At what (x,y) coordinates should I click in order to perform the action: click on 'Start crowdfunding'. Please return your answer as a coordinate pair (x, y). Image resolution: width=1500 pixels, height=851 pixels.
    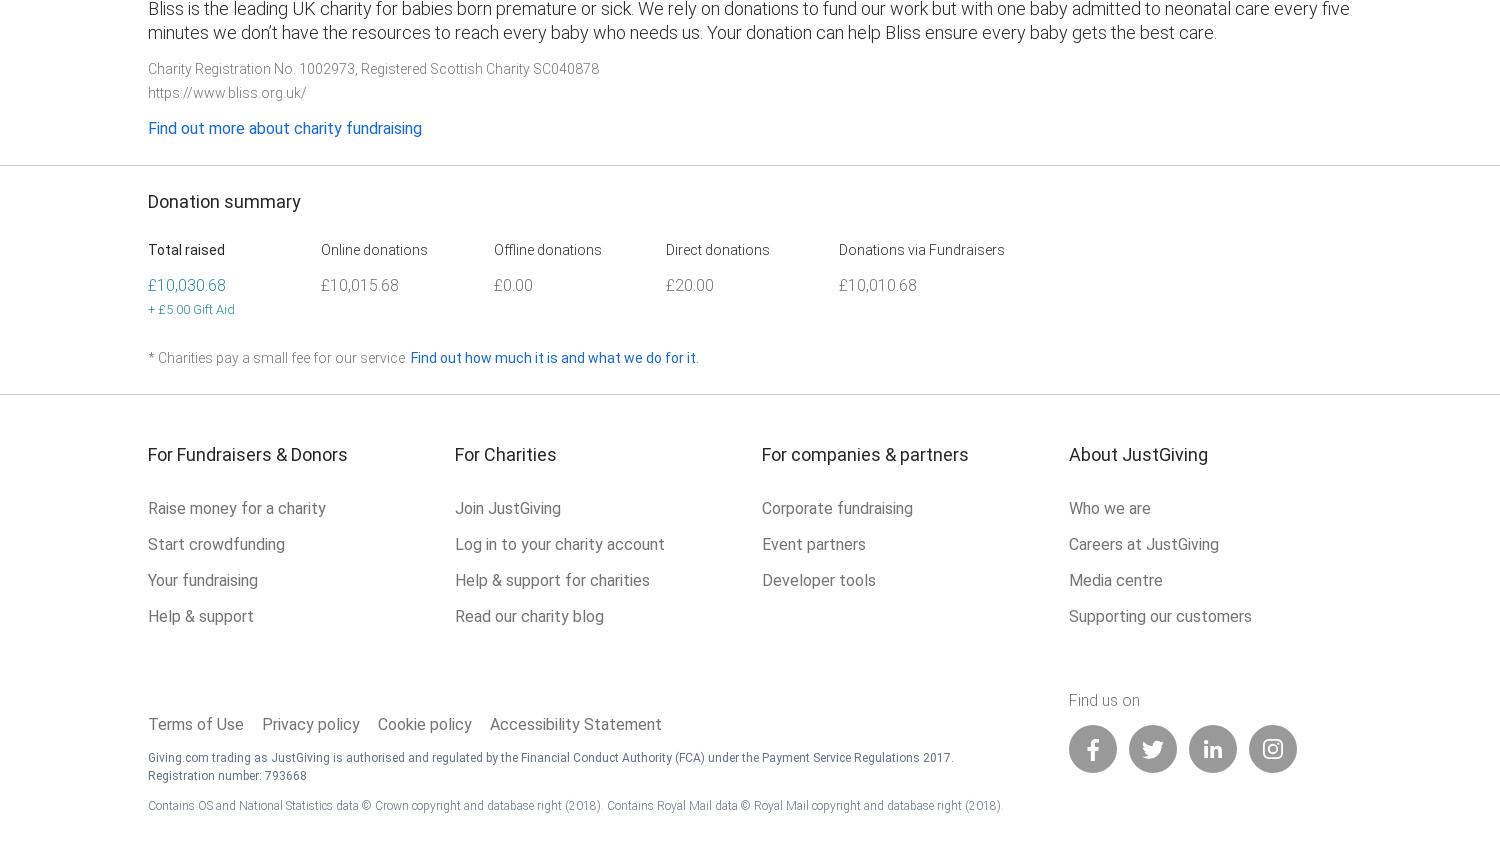
    Looking at the image, I should click on (215, 542).